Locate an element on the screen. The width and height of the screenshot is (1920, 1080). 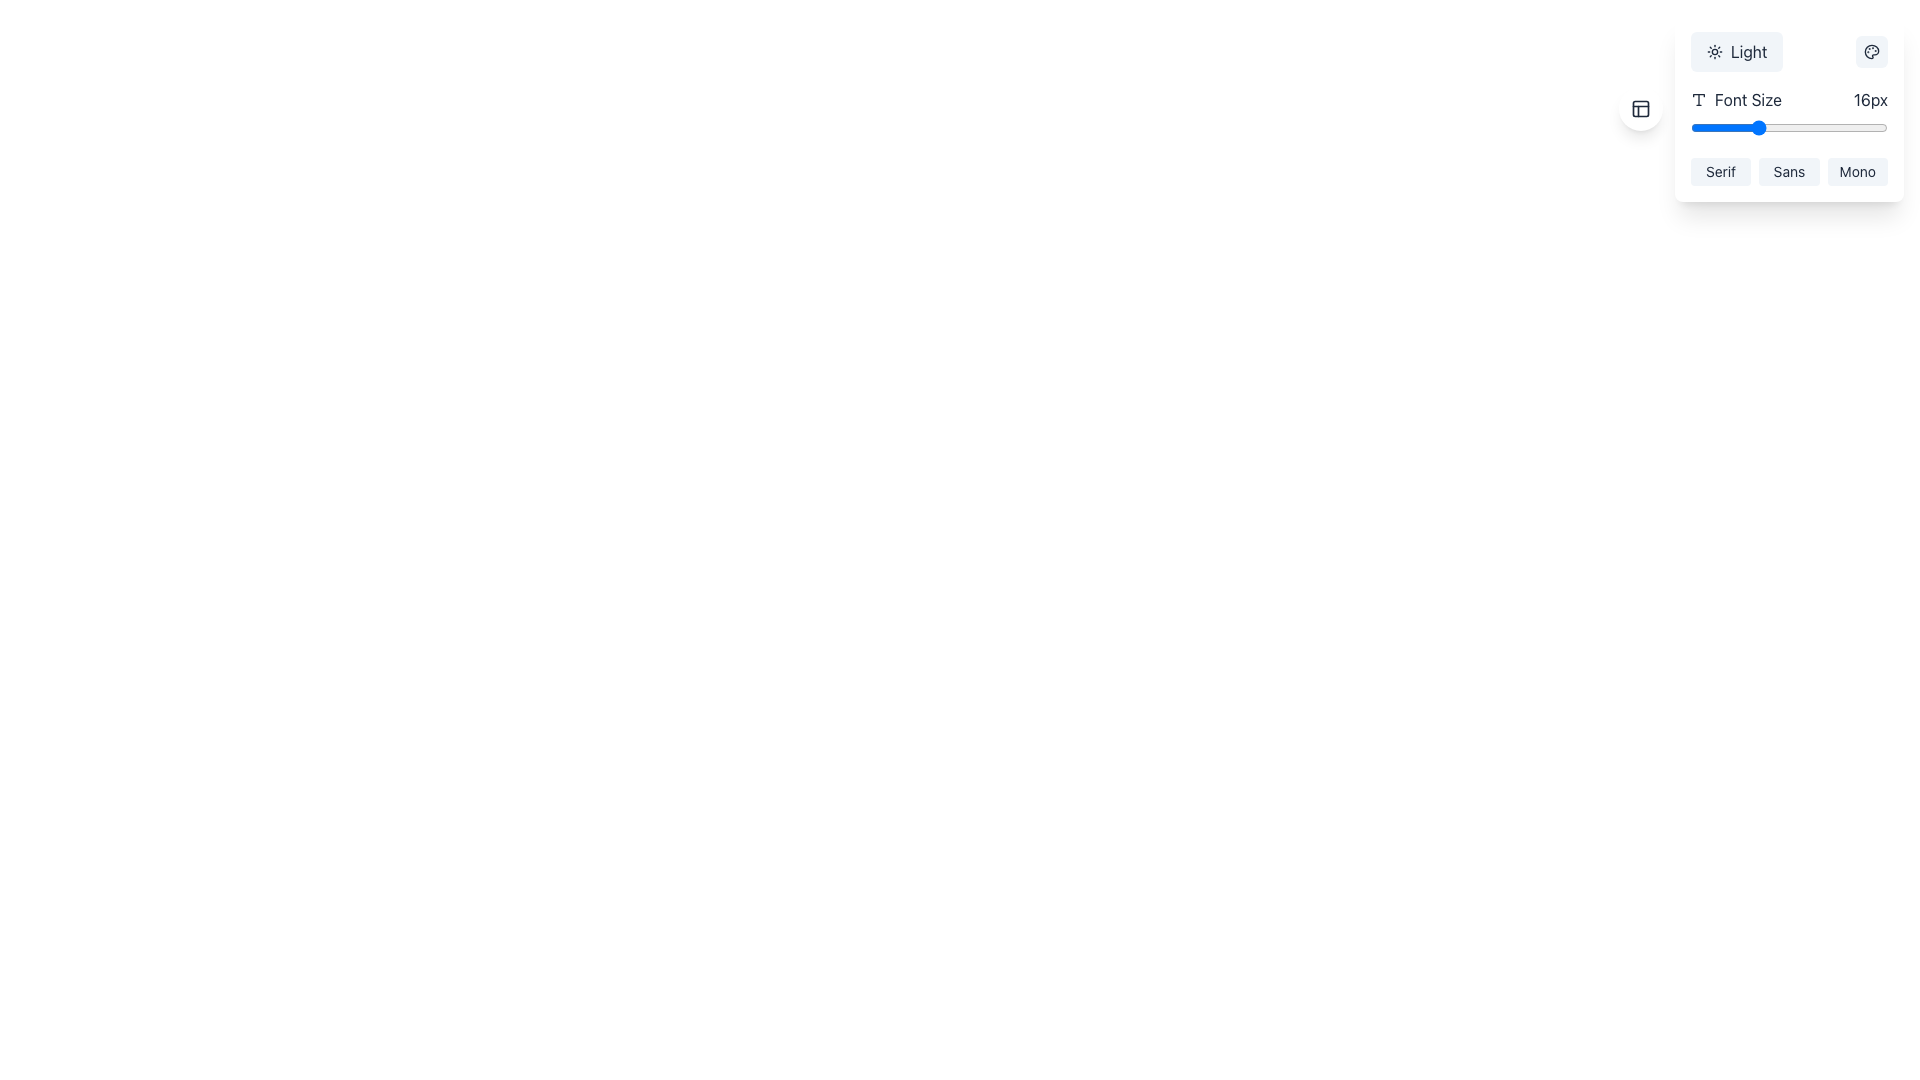
the palette icon located in the top-right corner of the interface, distinguished by its unique shape and circular details is located at coordinates (1871, 50).